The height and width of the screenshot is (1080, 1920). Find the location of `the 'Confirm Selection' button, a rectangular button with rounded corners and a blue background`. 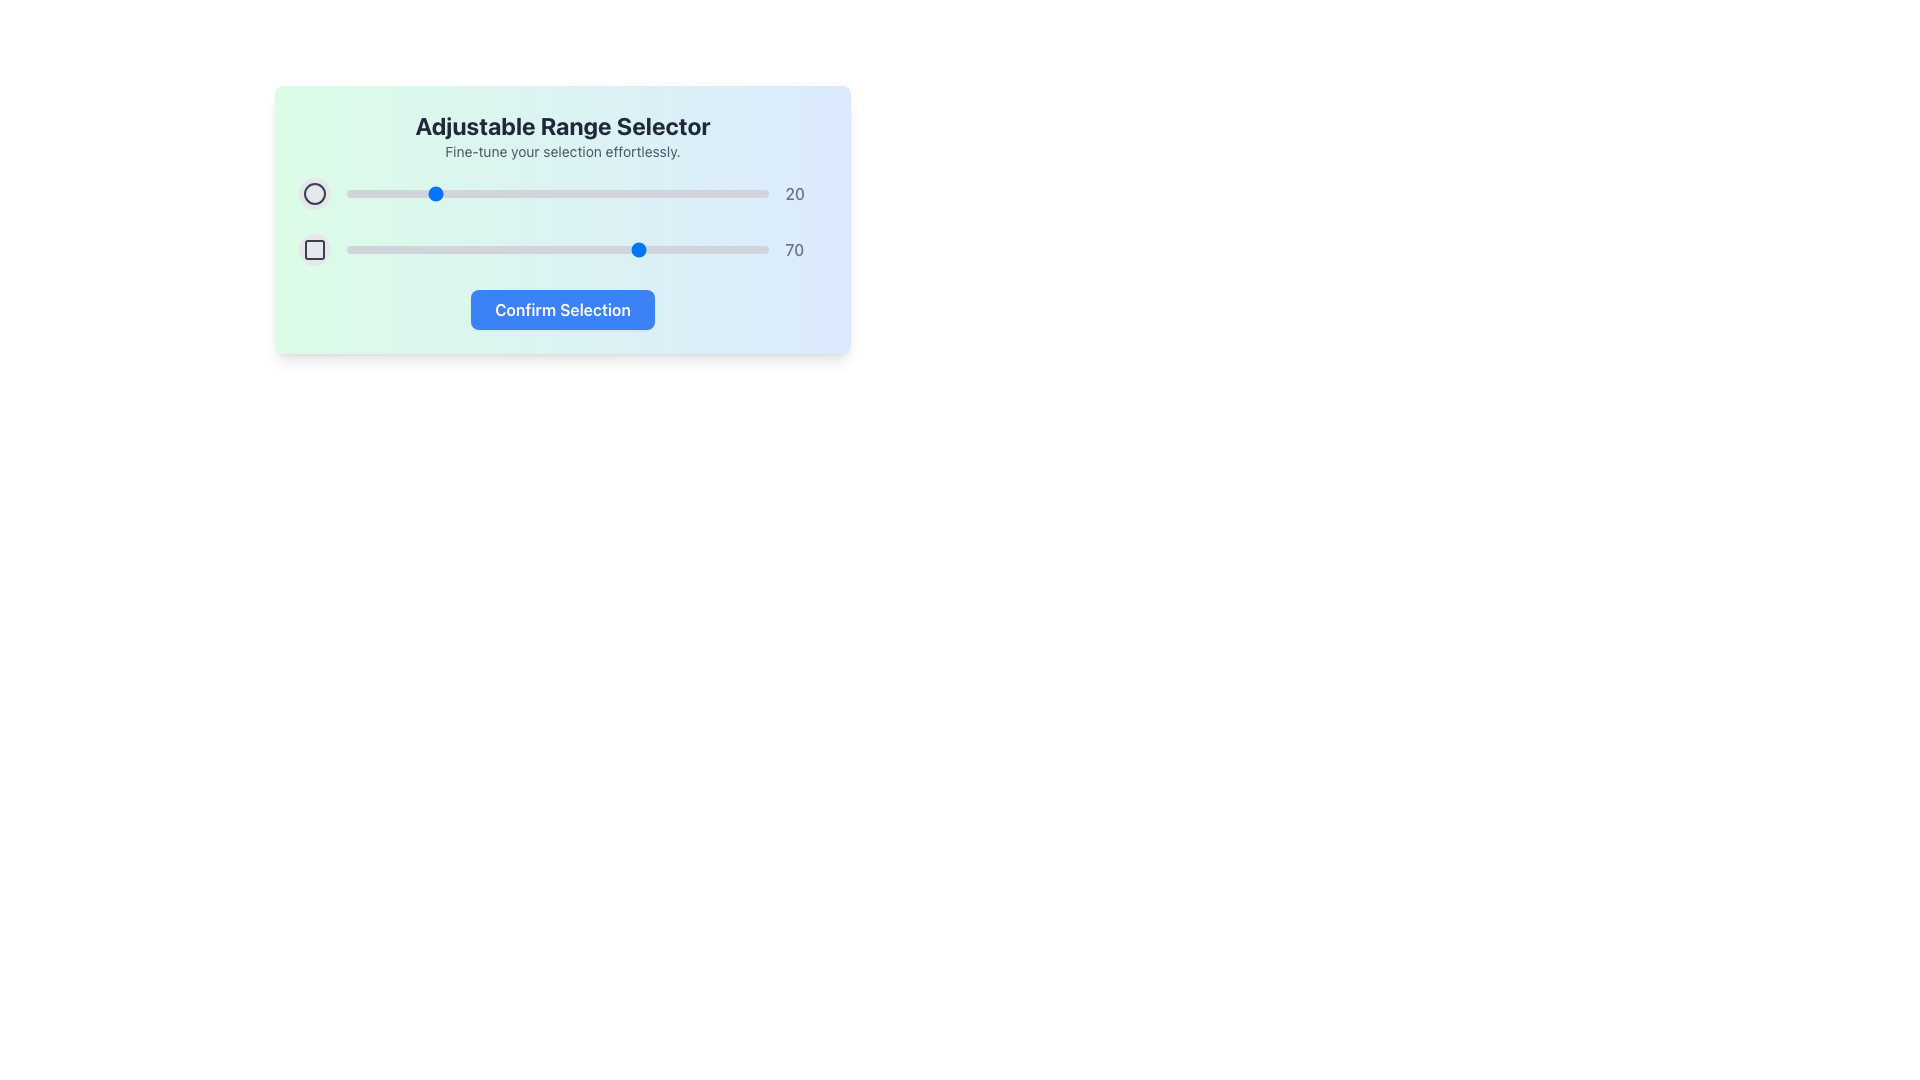

the 'Confirm Selection' button, a rectangular button with rounded corners and a blue background is located at coordinates (561, 309).